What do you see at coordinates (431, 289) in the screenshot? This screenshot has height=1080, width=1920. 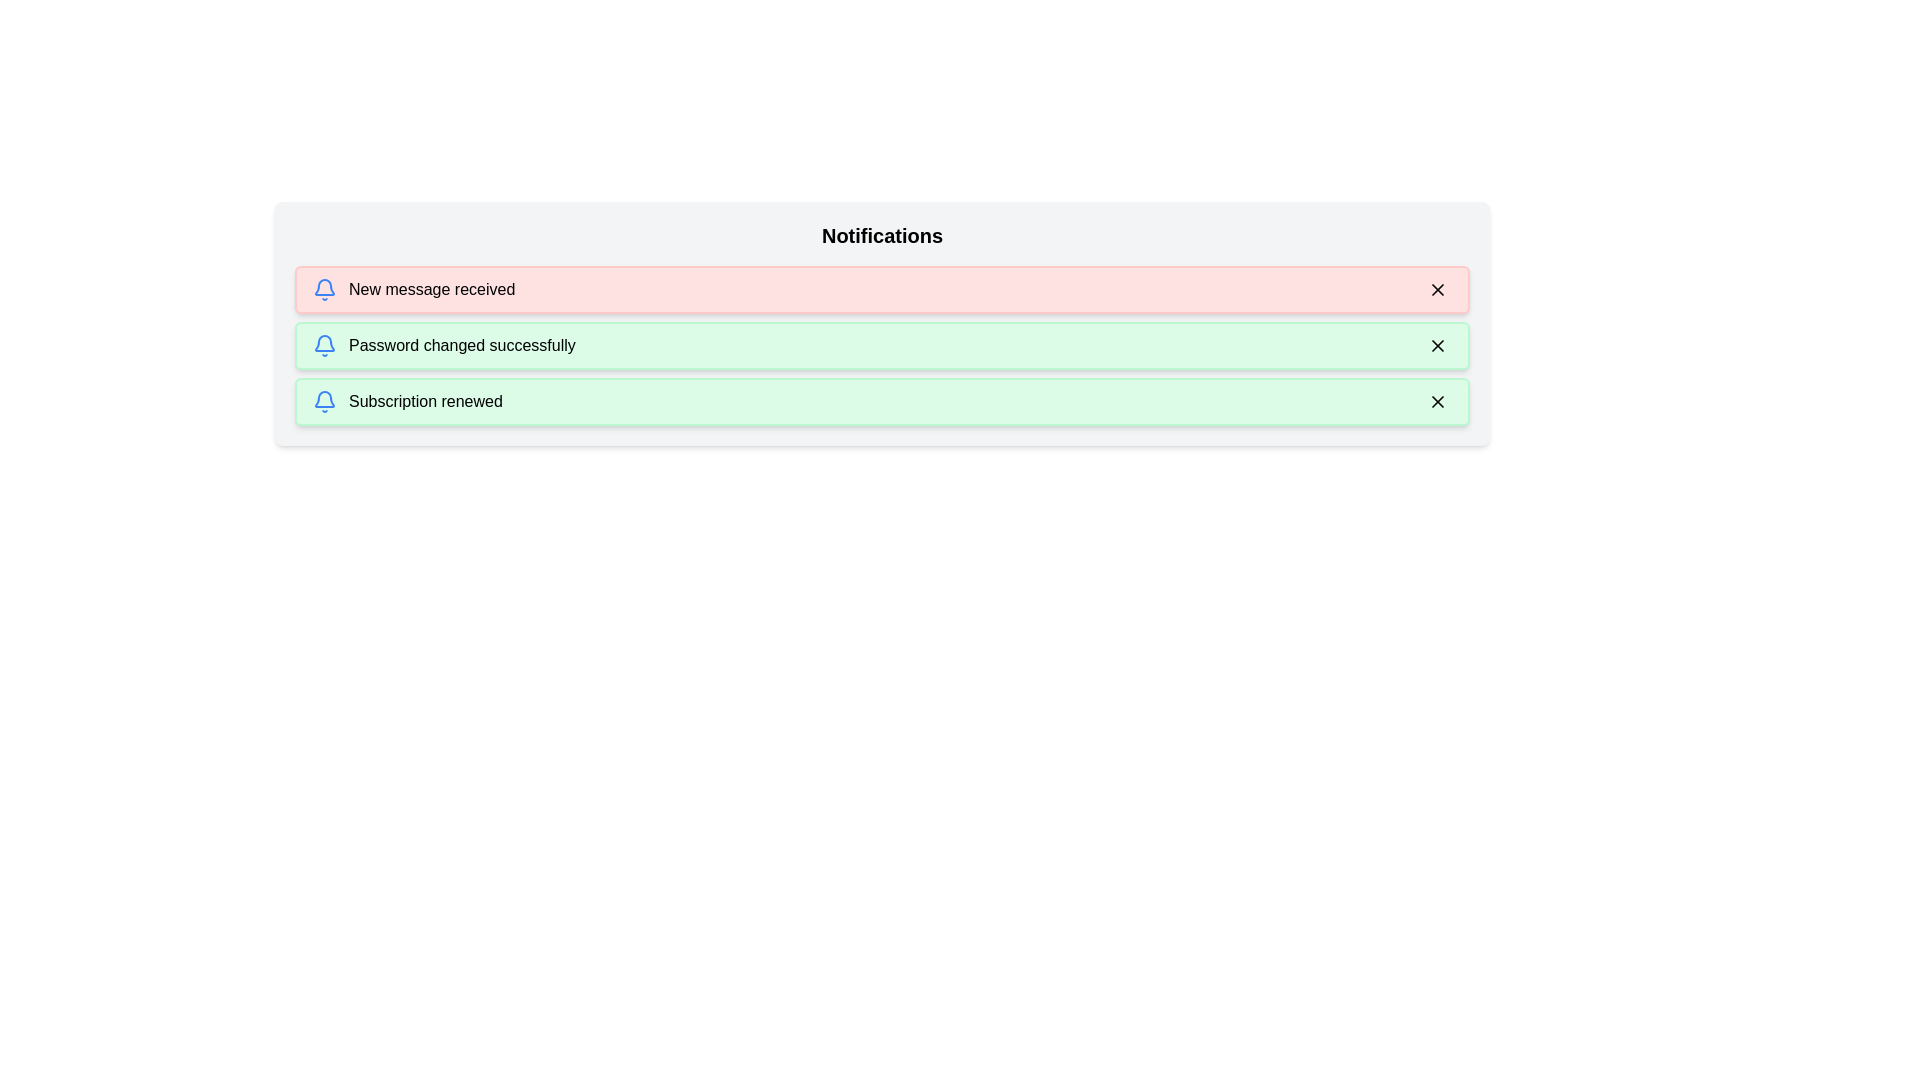 I see `the informational text label for the notification that indicates 'New message received', located at the top of the first notification item beneath the 'Notifications' title` at bounding box center [431, 289].